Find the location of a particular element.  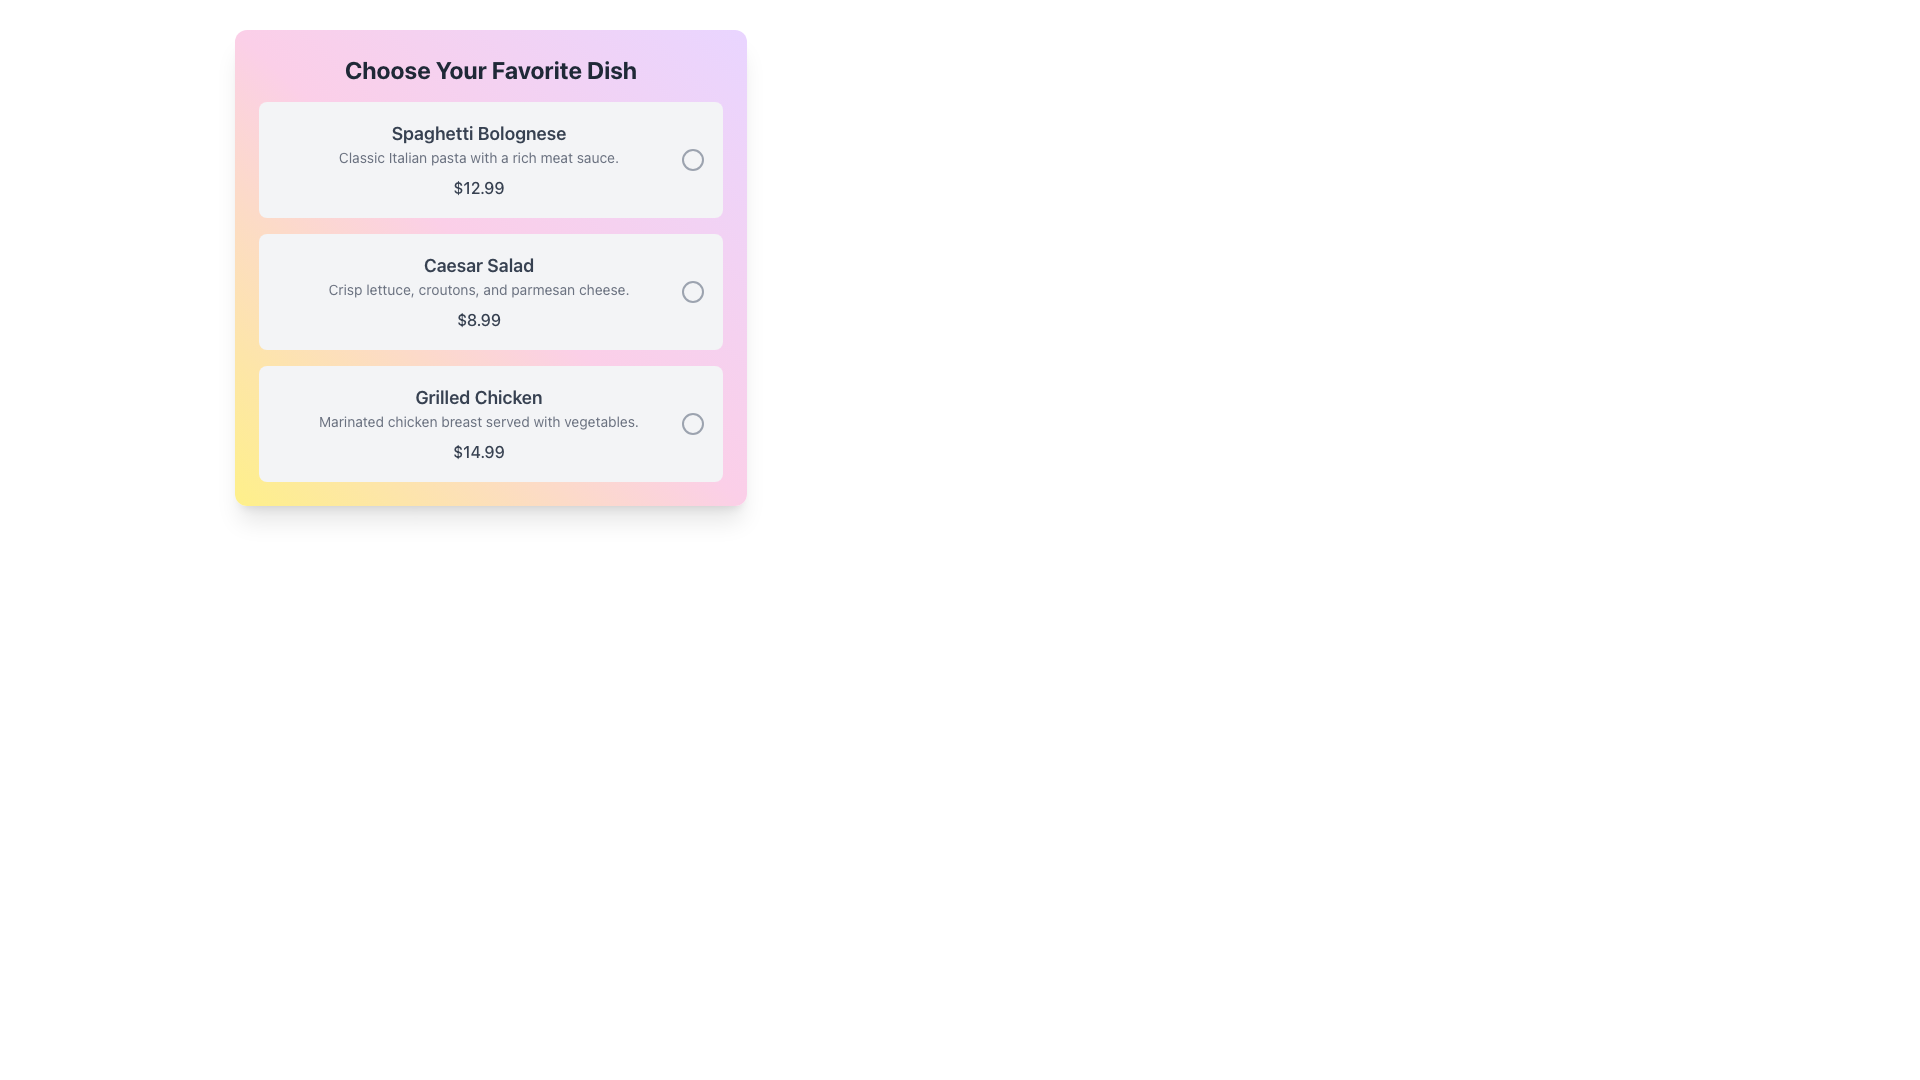

the static text that describes the dish 'Spaghetti Bolognese', which is positioned below the title and above the price label in the first option of the list is located at coordinates (478, 157).